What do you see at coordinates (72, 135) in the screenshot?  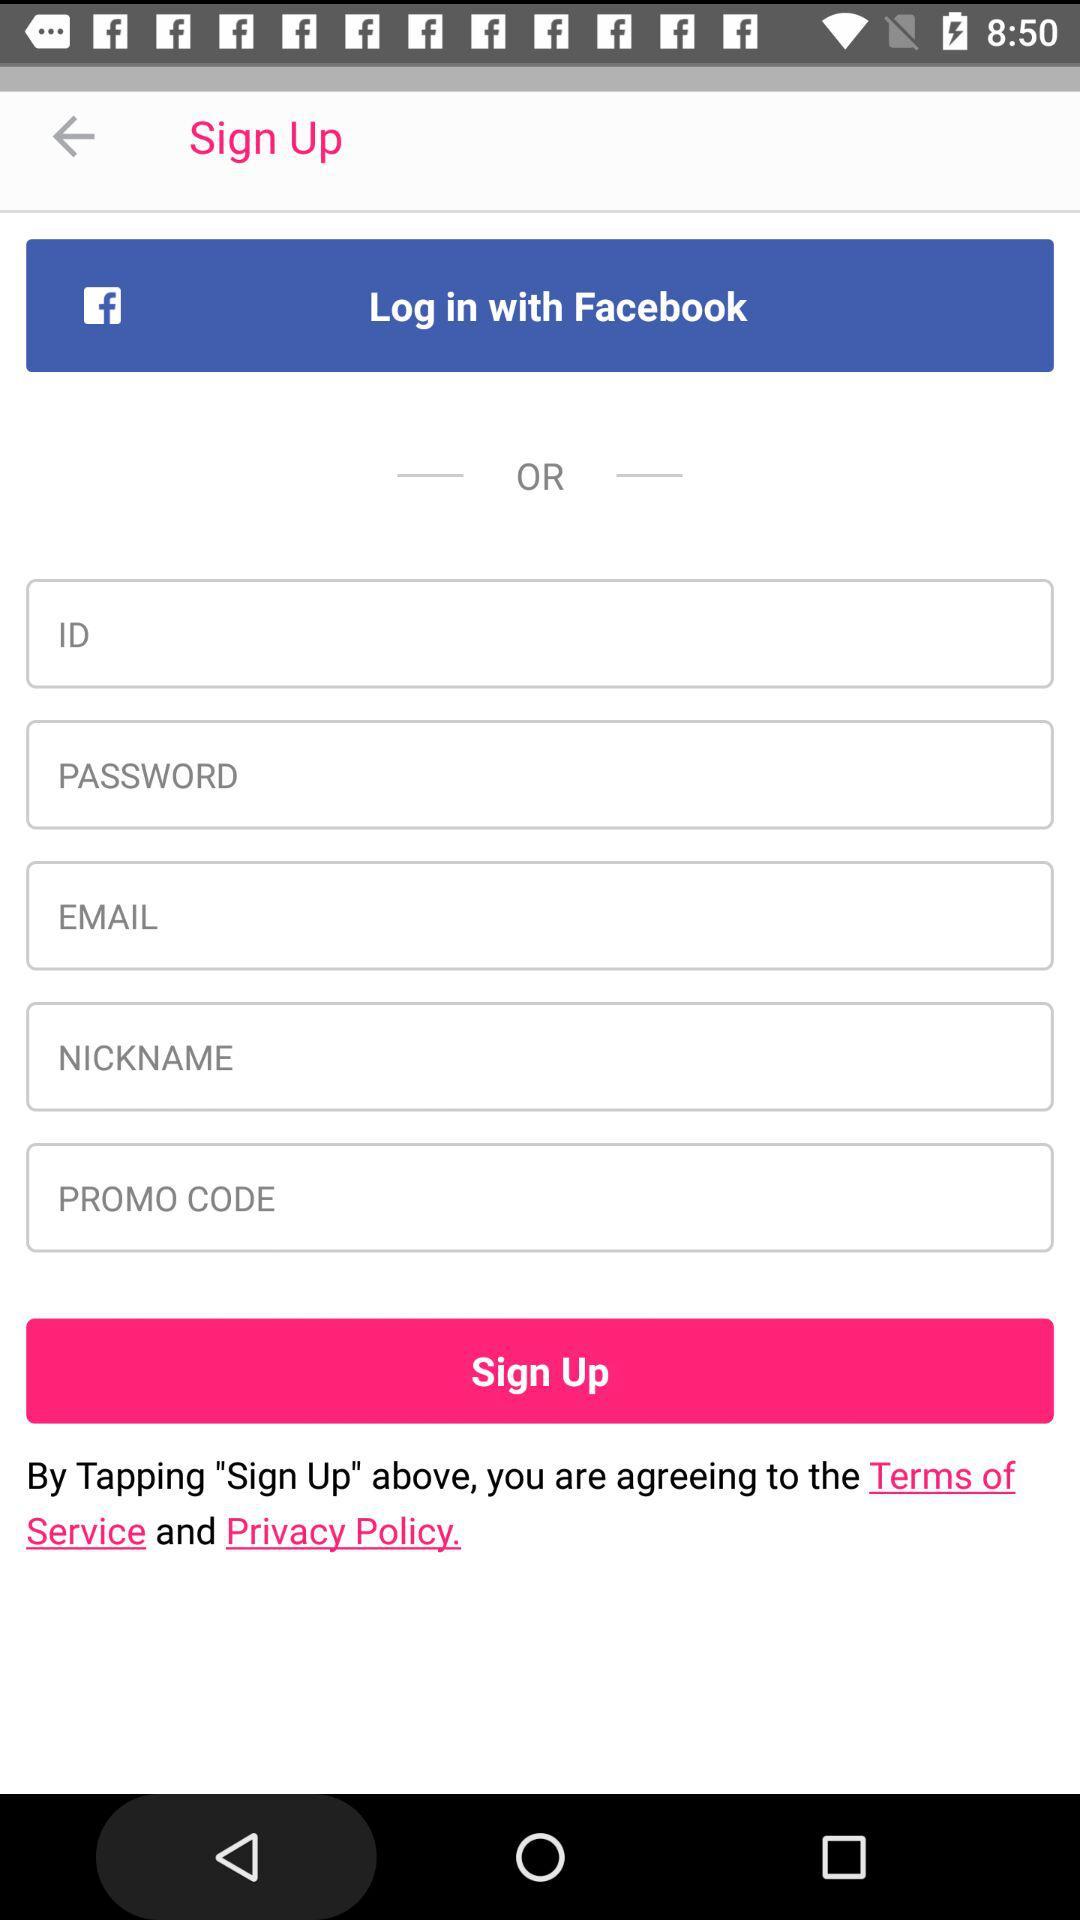 I see `icon to the left of sign up` at bounding box center [72, 135].